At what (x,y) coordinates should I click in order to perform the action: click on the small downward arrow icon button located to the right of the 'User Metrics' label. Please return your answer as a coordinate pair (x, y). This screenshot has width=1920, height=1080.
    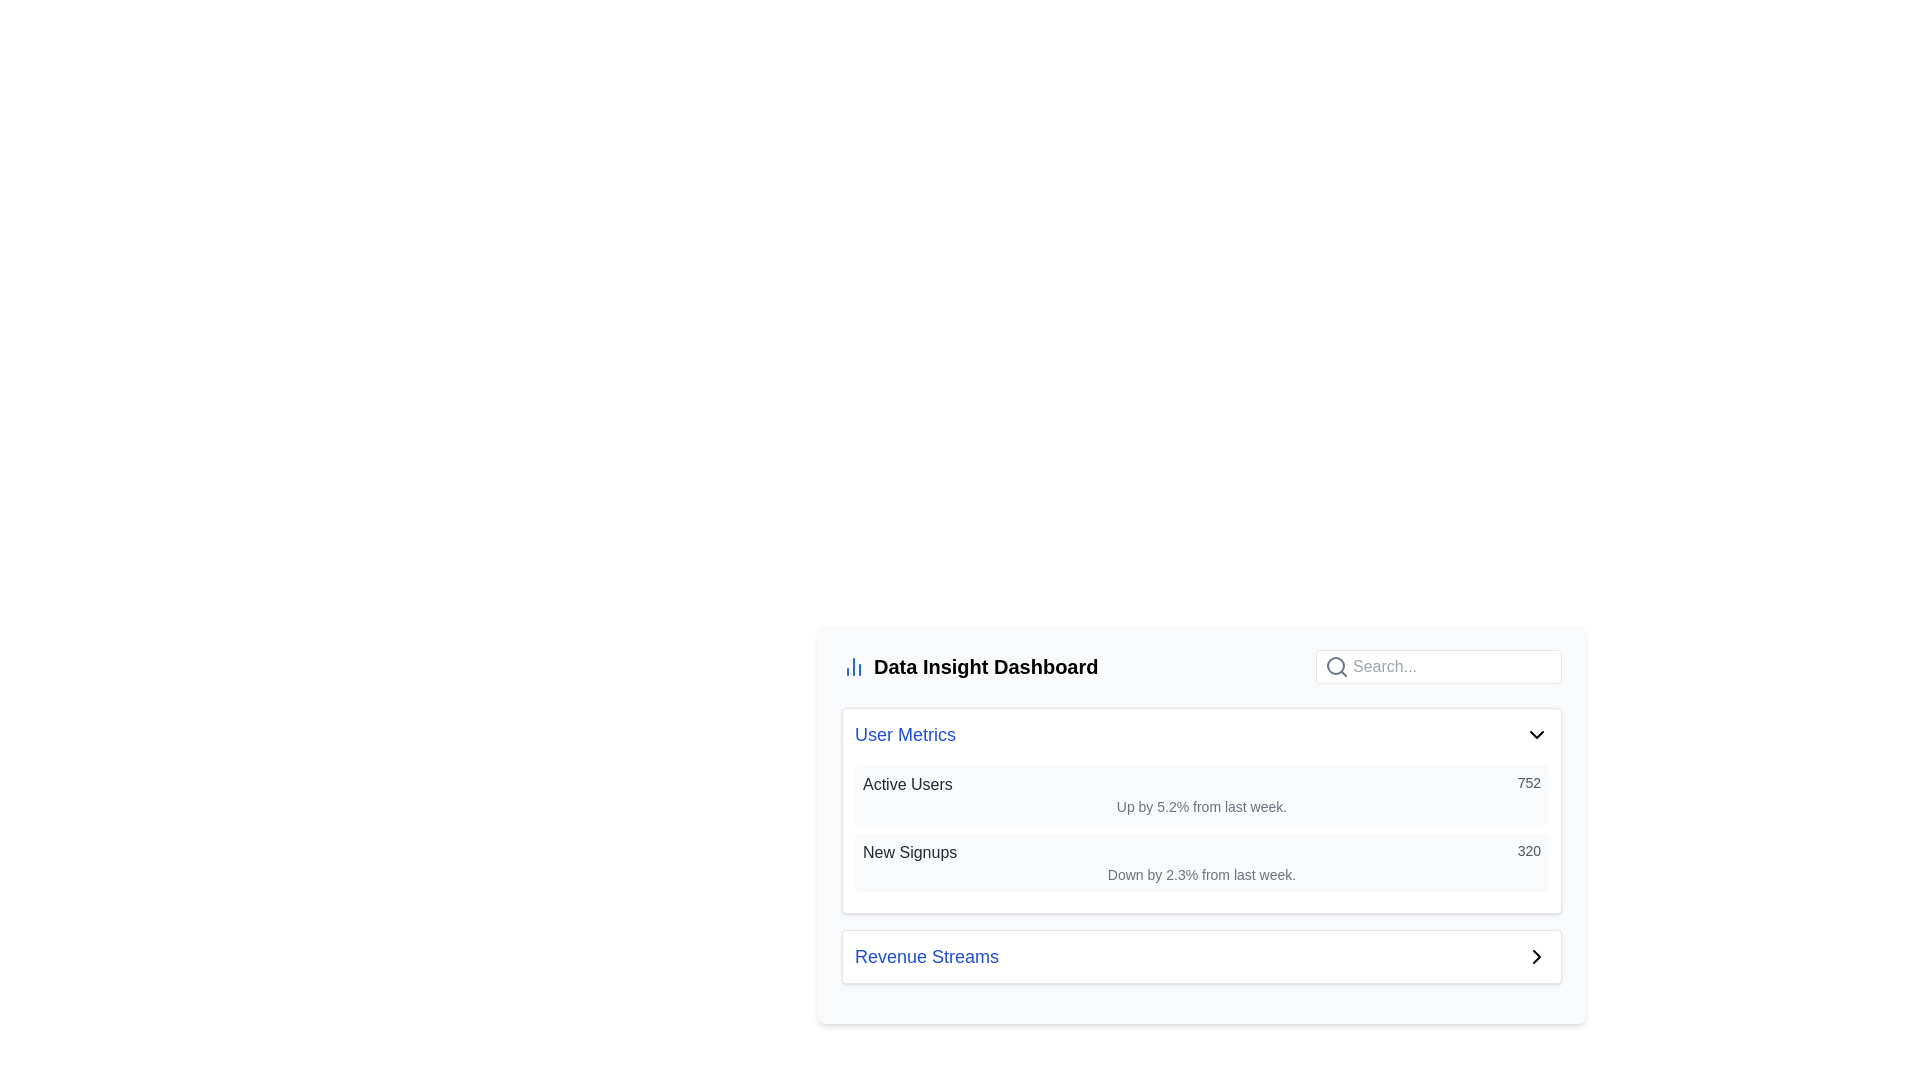
    Looking at the image, I should click on (1535, 735).